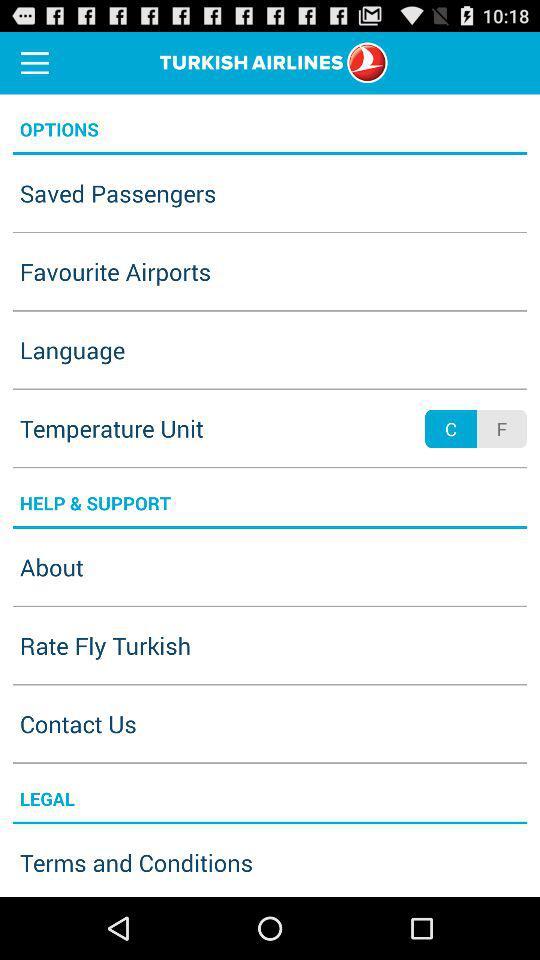  What do you see at coordinates (35, 62) in the screenshot?
I see `menu` at bounding box center [35, 62].